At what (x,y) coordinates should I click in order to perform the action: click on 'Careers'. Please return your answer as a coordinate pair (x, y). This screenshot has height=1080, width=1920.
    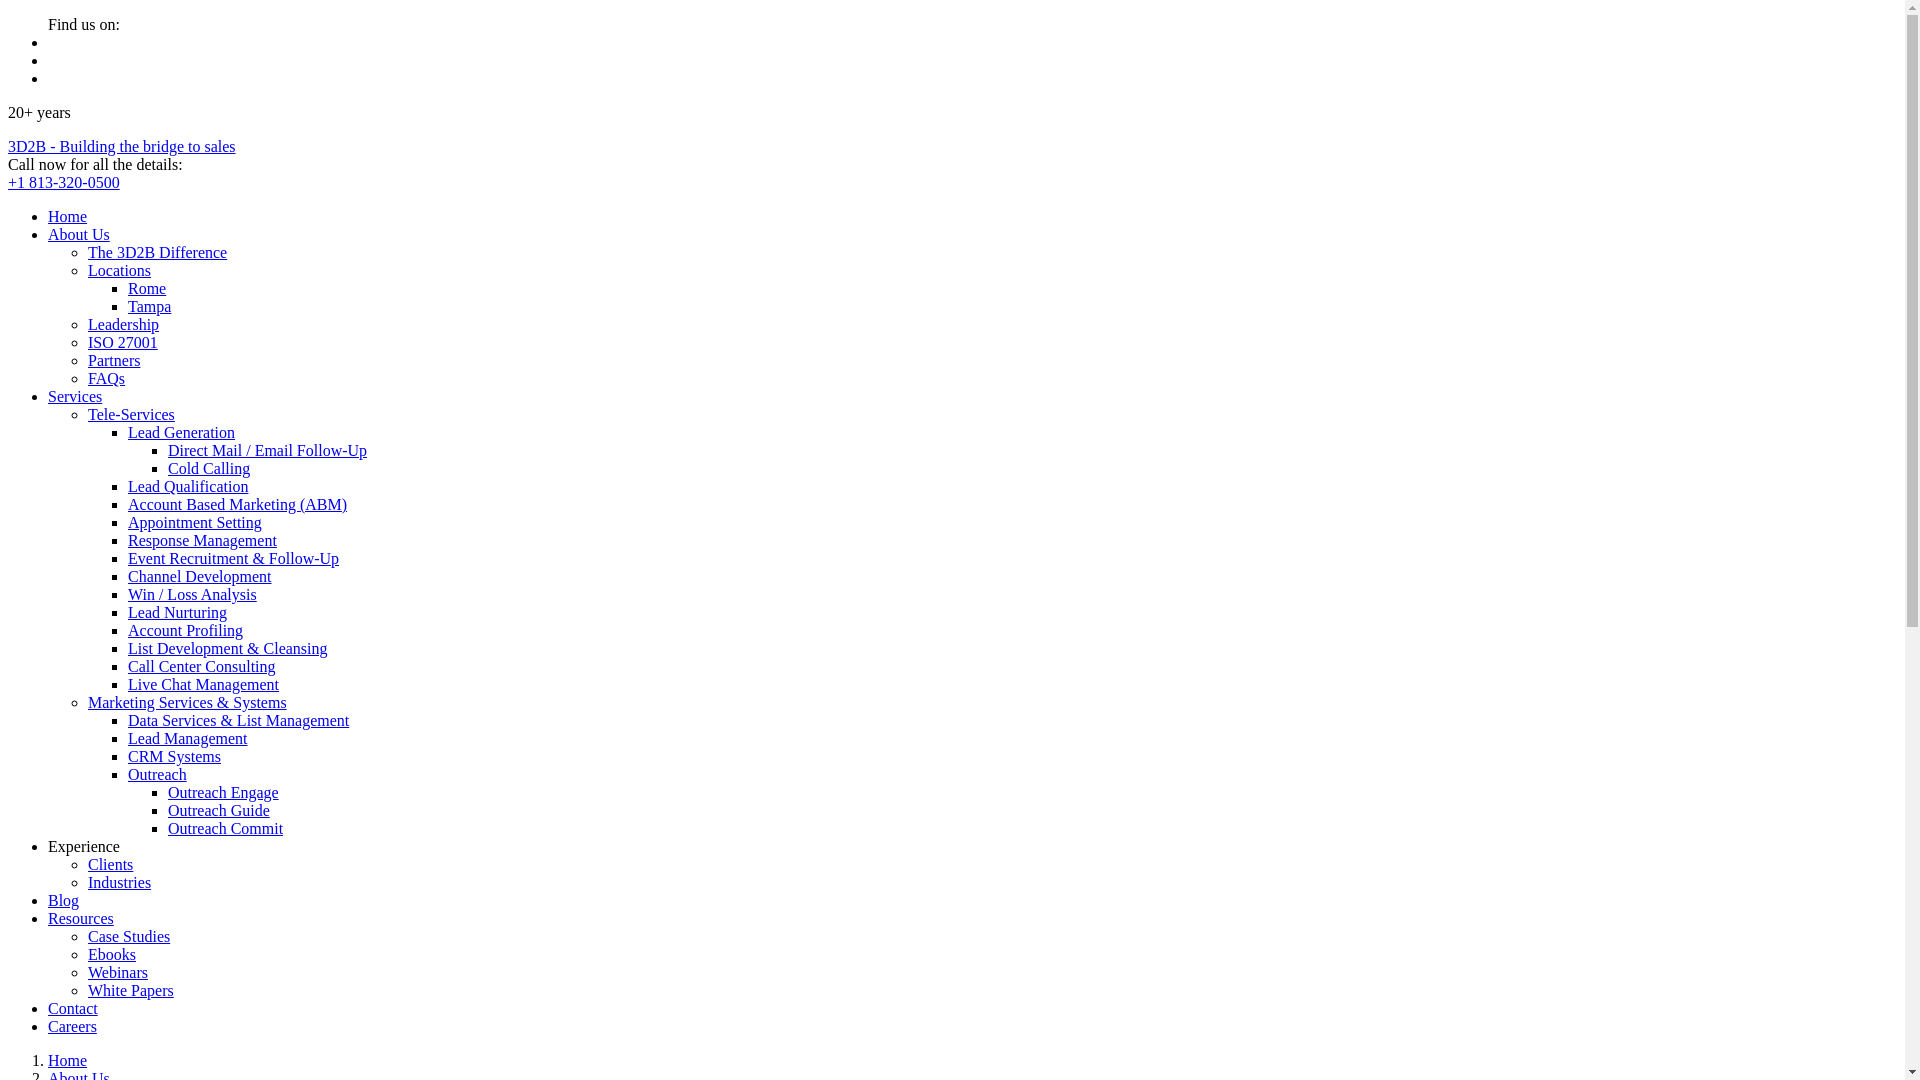
    Looking at the image, I should click on (72, 1026).